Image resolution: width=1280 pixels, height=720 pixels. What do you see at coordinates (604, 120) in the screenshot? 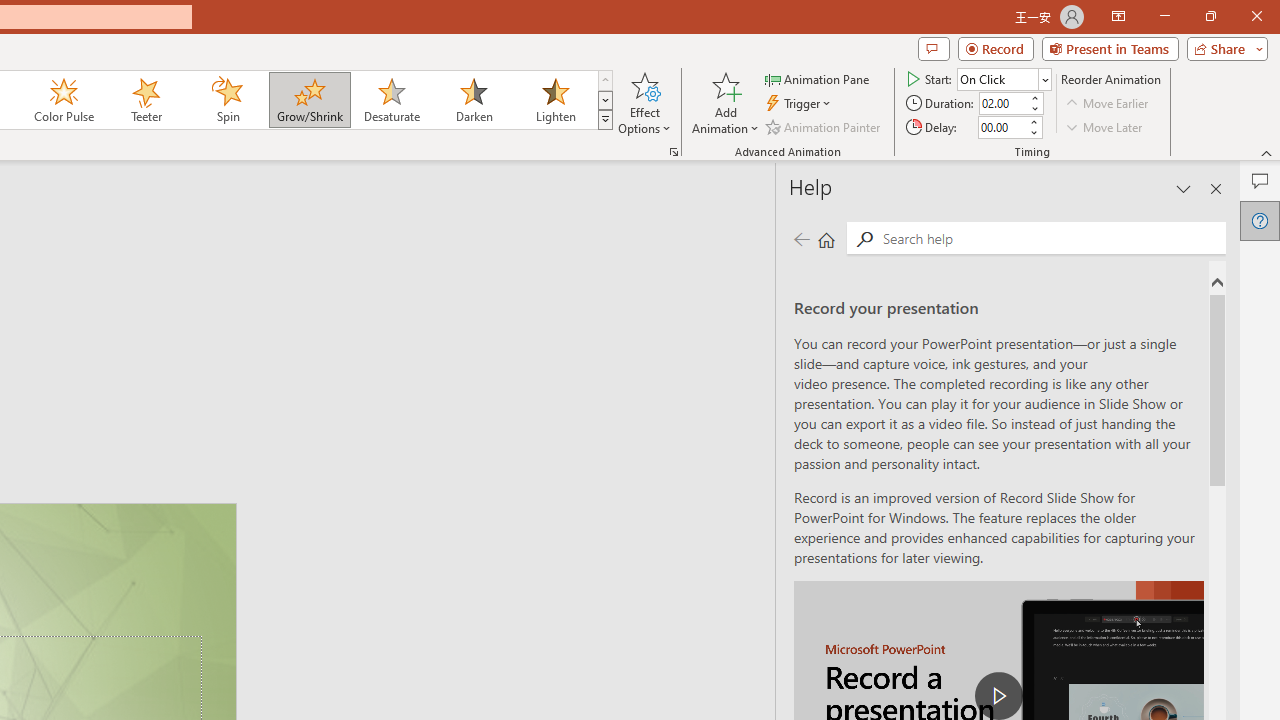
I see `'Animation Styles'` at bounding box center [604, 120].